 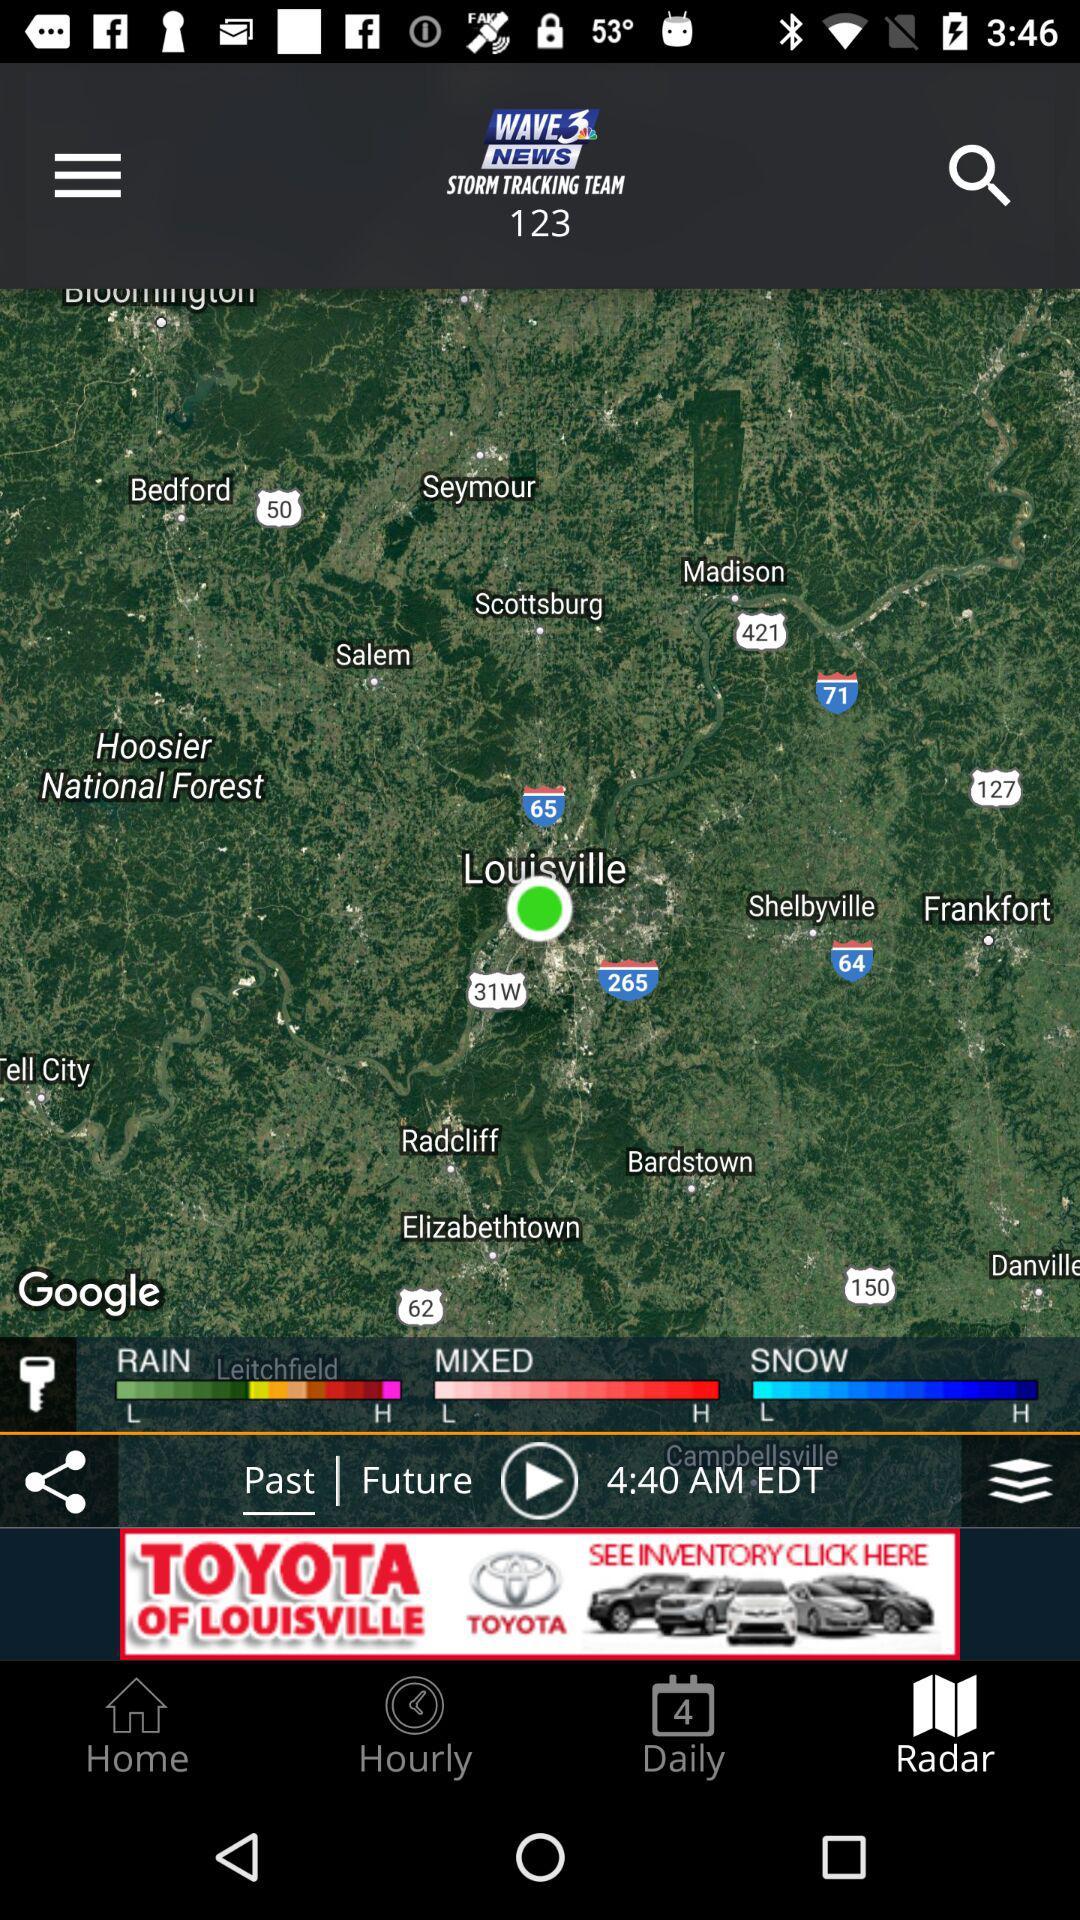 What do you see at coordinates (538, 1480) in the screenshot?
I see `the icon to the left of 4 40 am icon` at bounding box center [538, 1480].